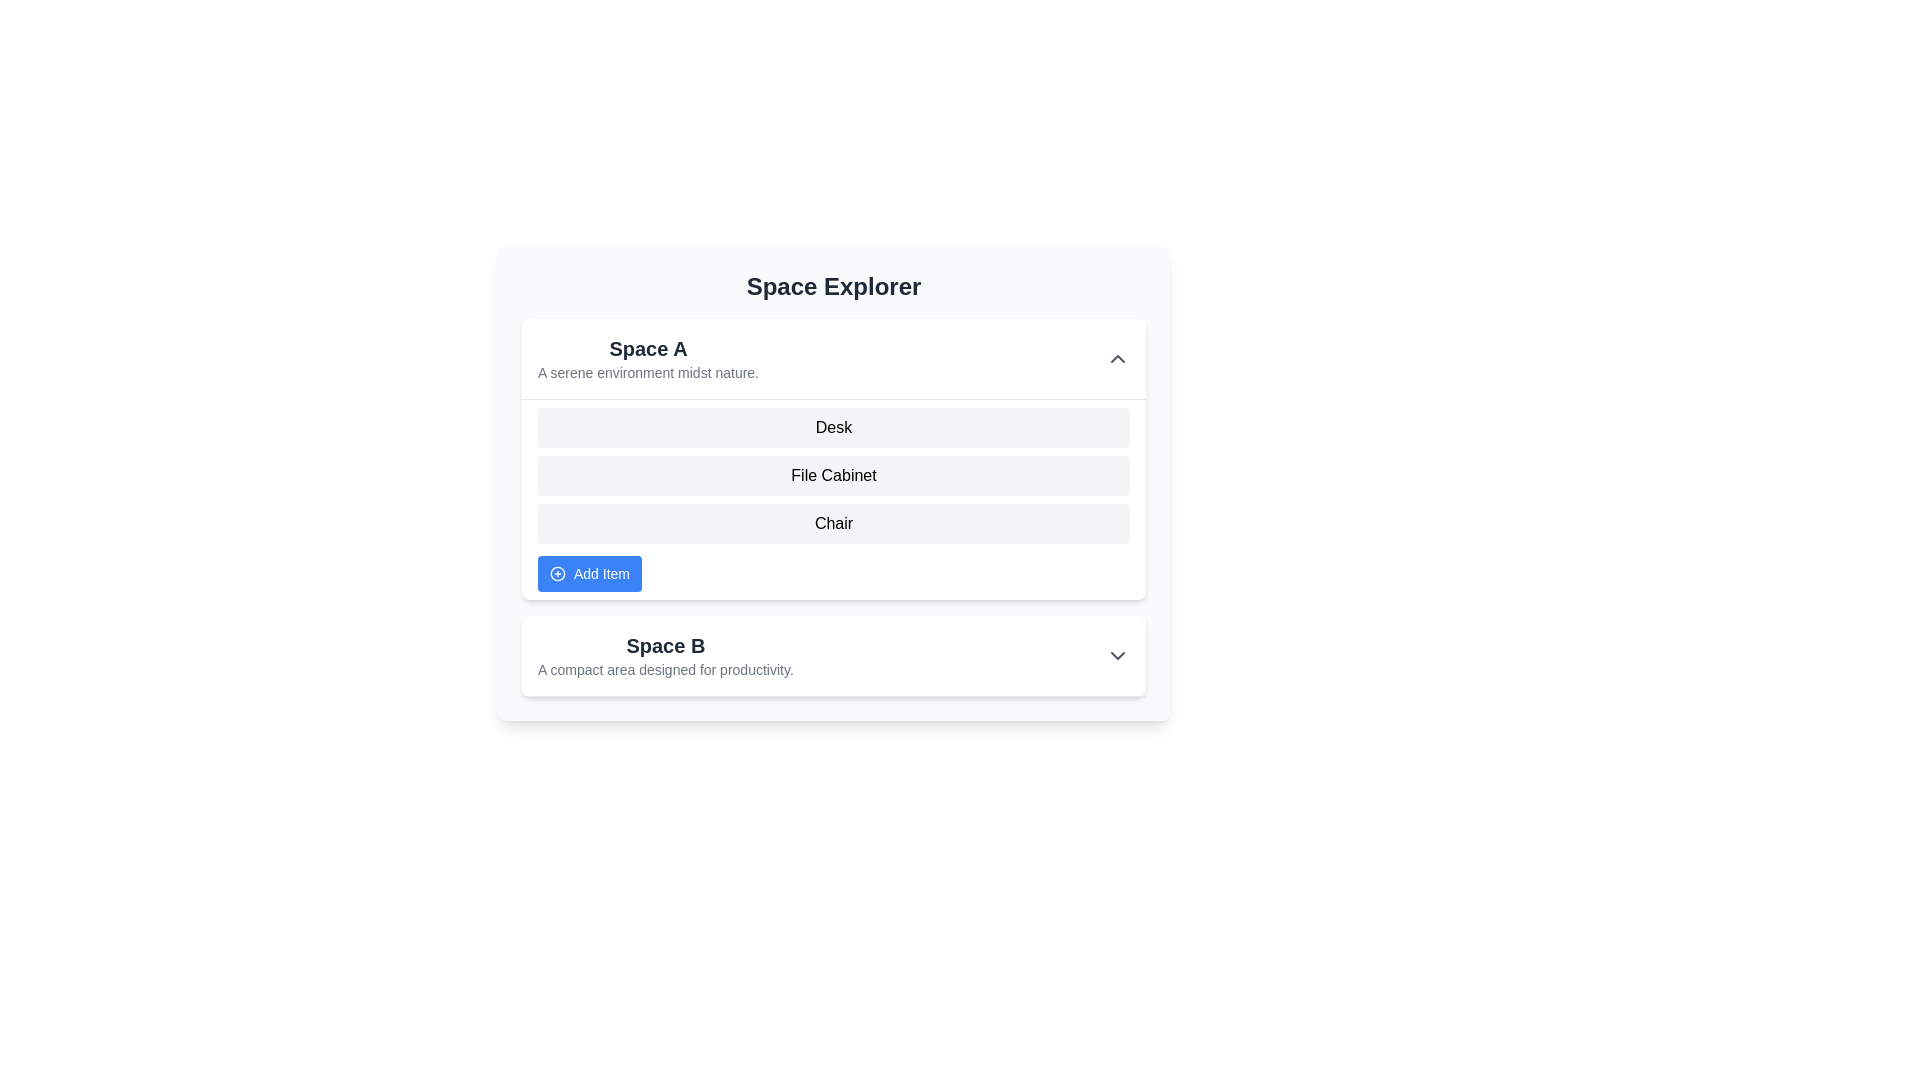  Describe the element at coordinates (834, 475) in the screenshot. I see `the 'File Cabinet' label, which is the second item in the list with a light gray background and rounded corners` at that location.